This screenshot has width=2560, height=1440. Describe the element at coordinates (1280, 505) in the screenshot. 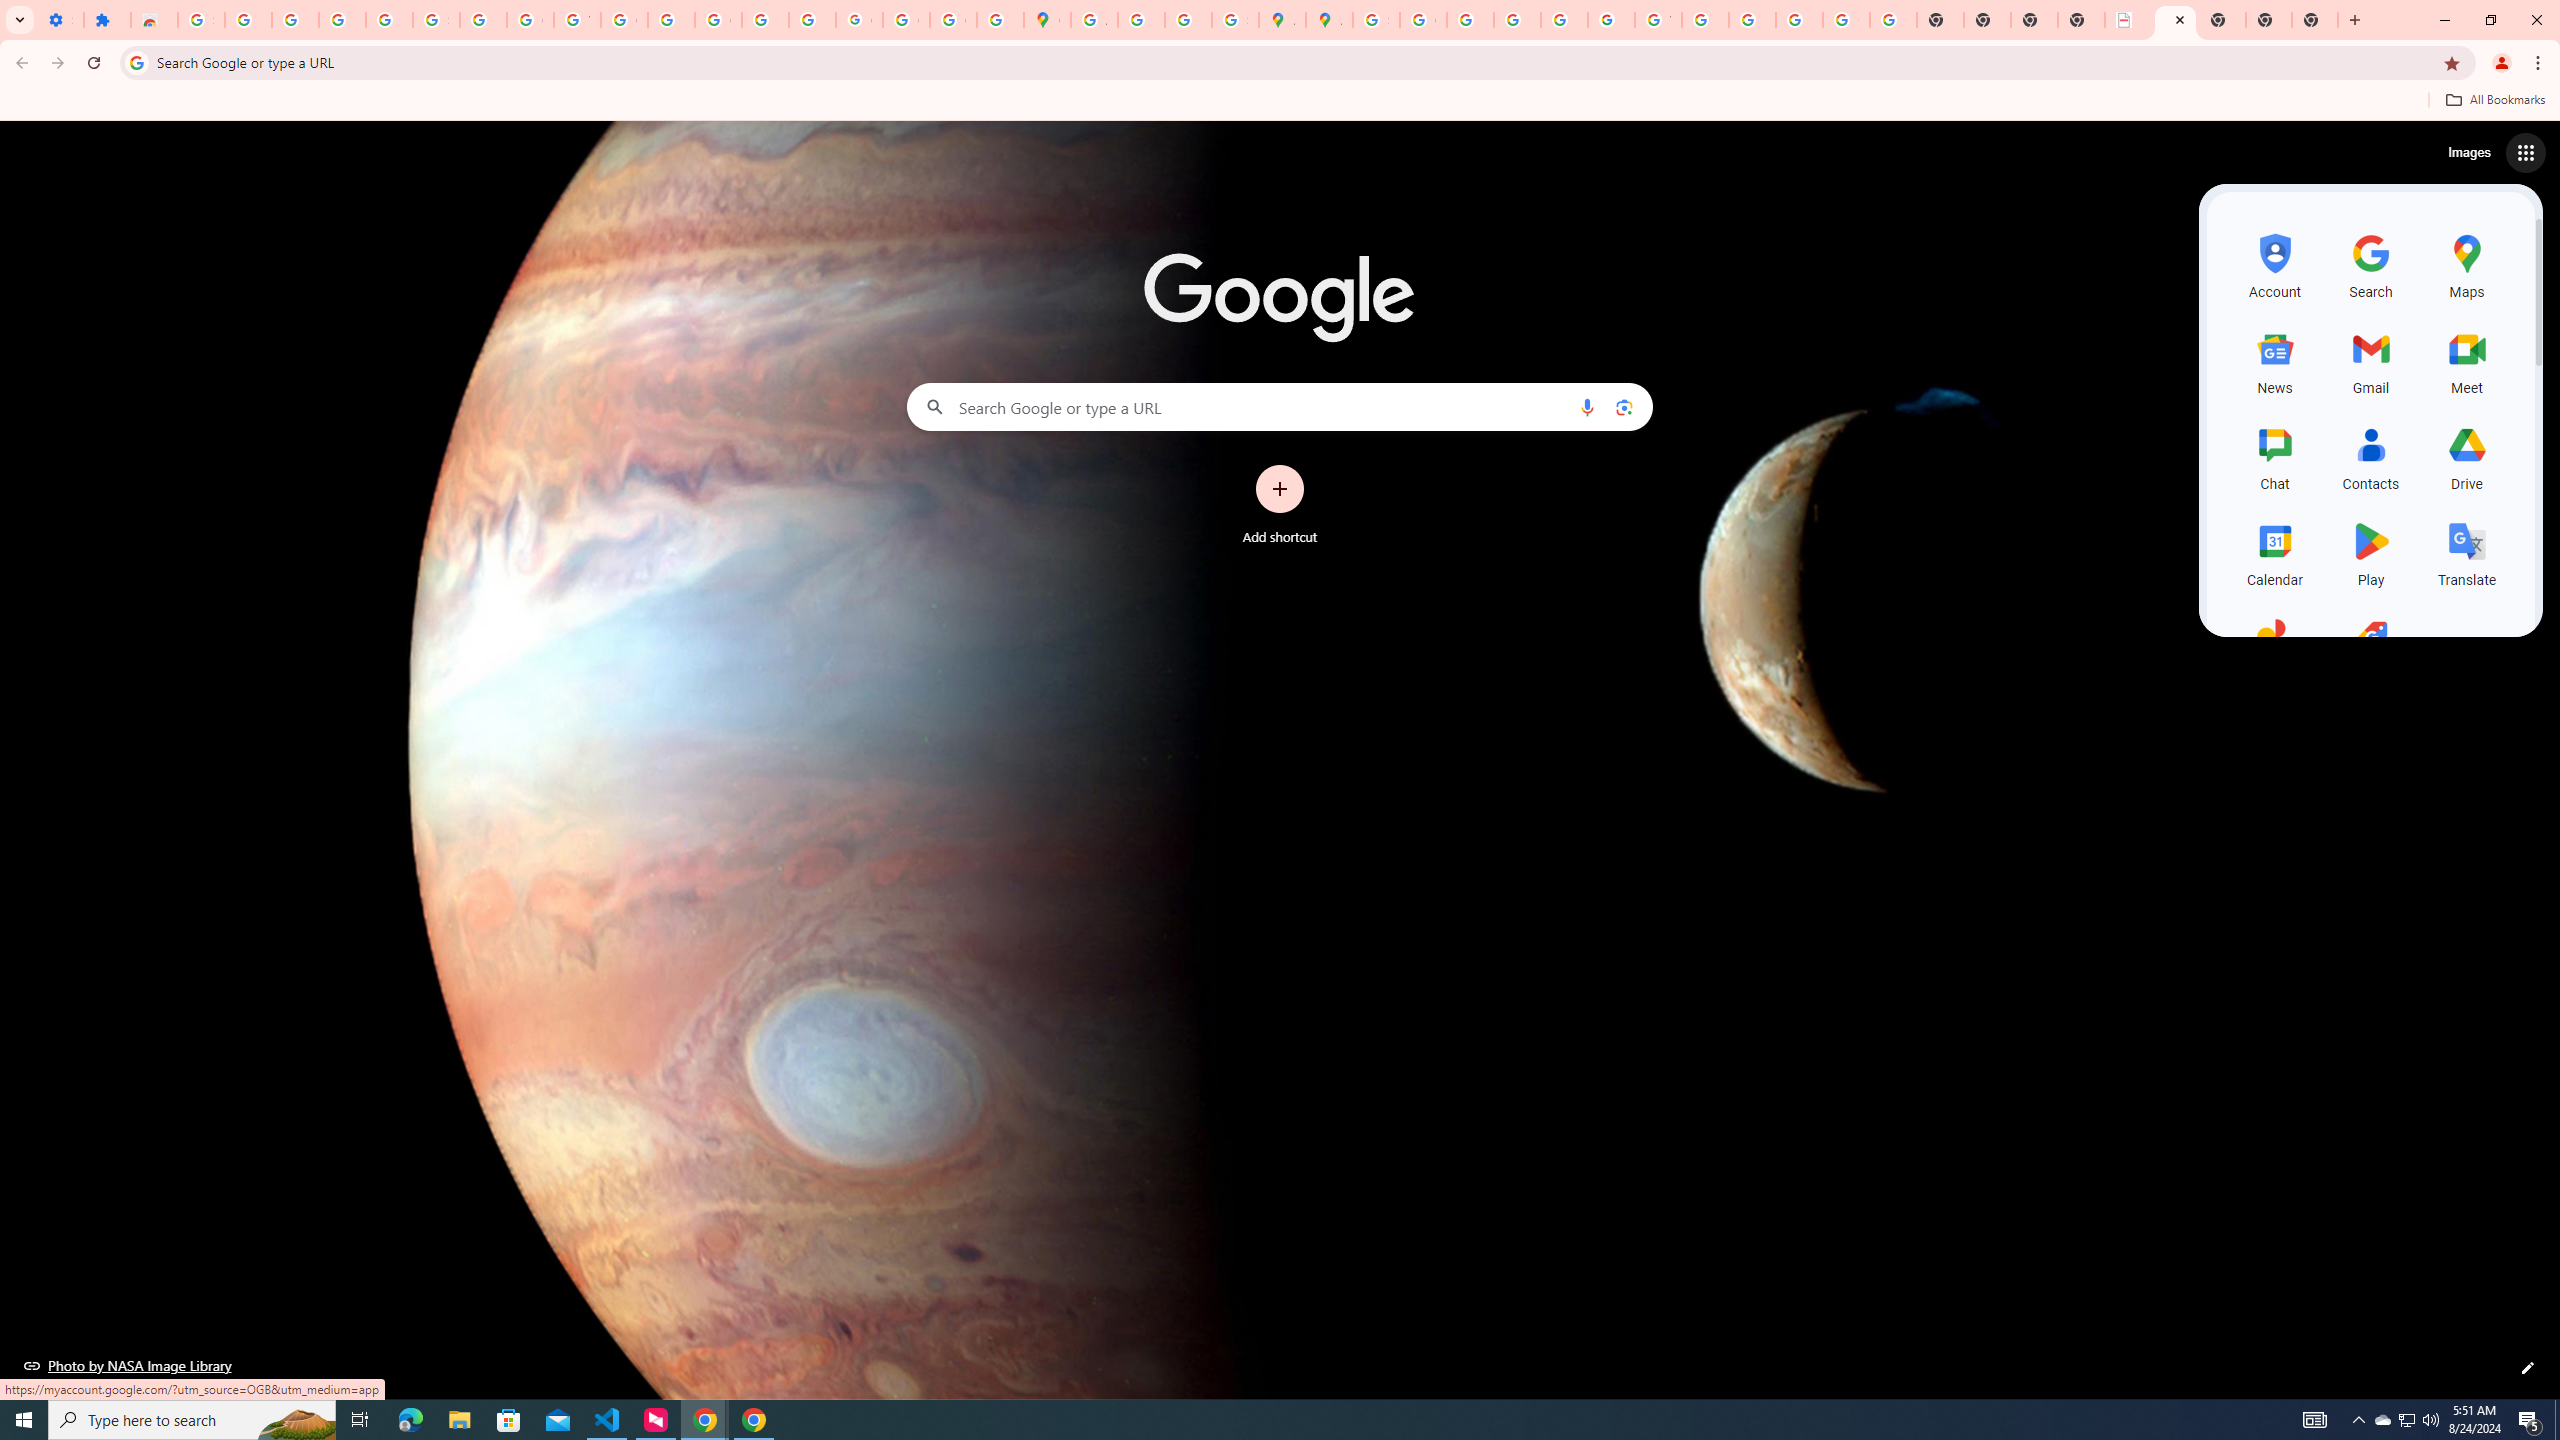

I see `'Add shortcut'` at that location.